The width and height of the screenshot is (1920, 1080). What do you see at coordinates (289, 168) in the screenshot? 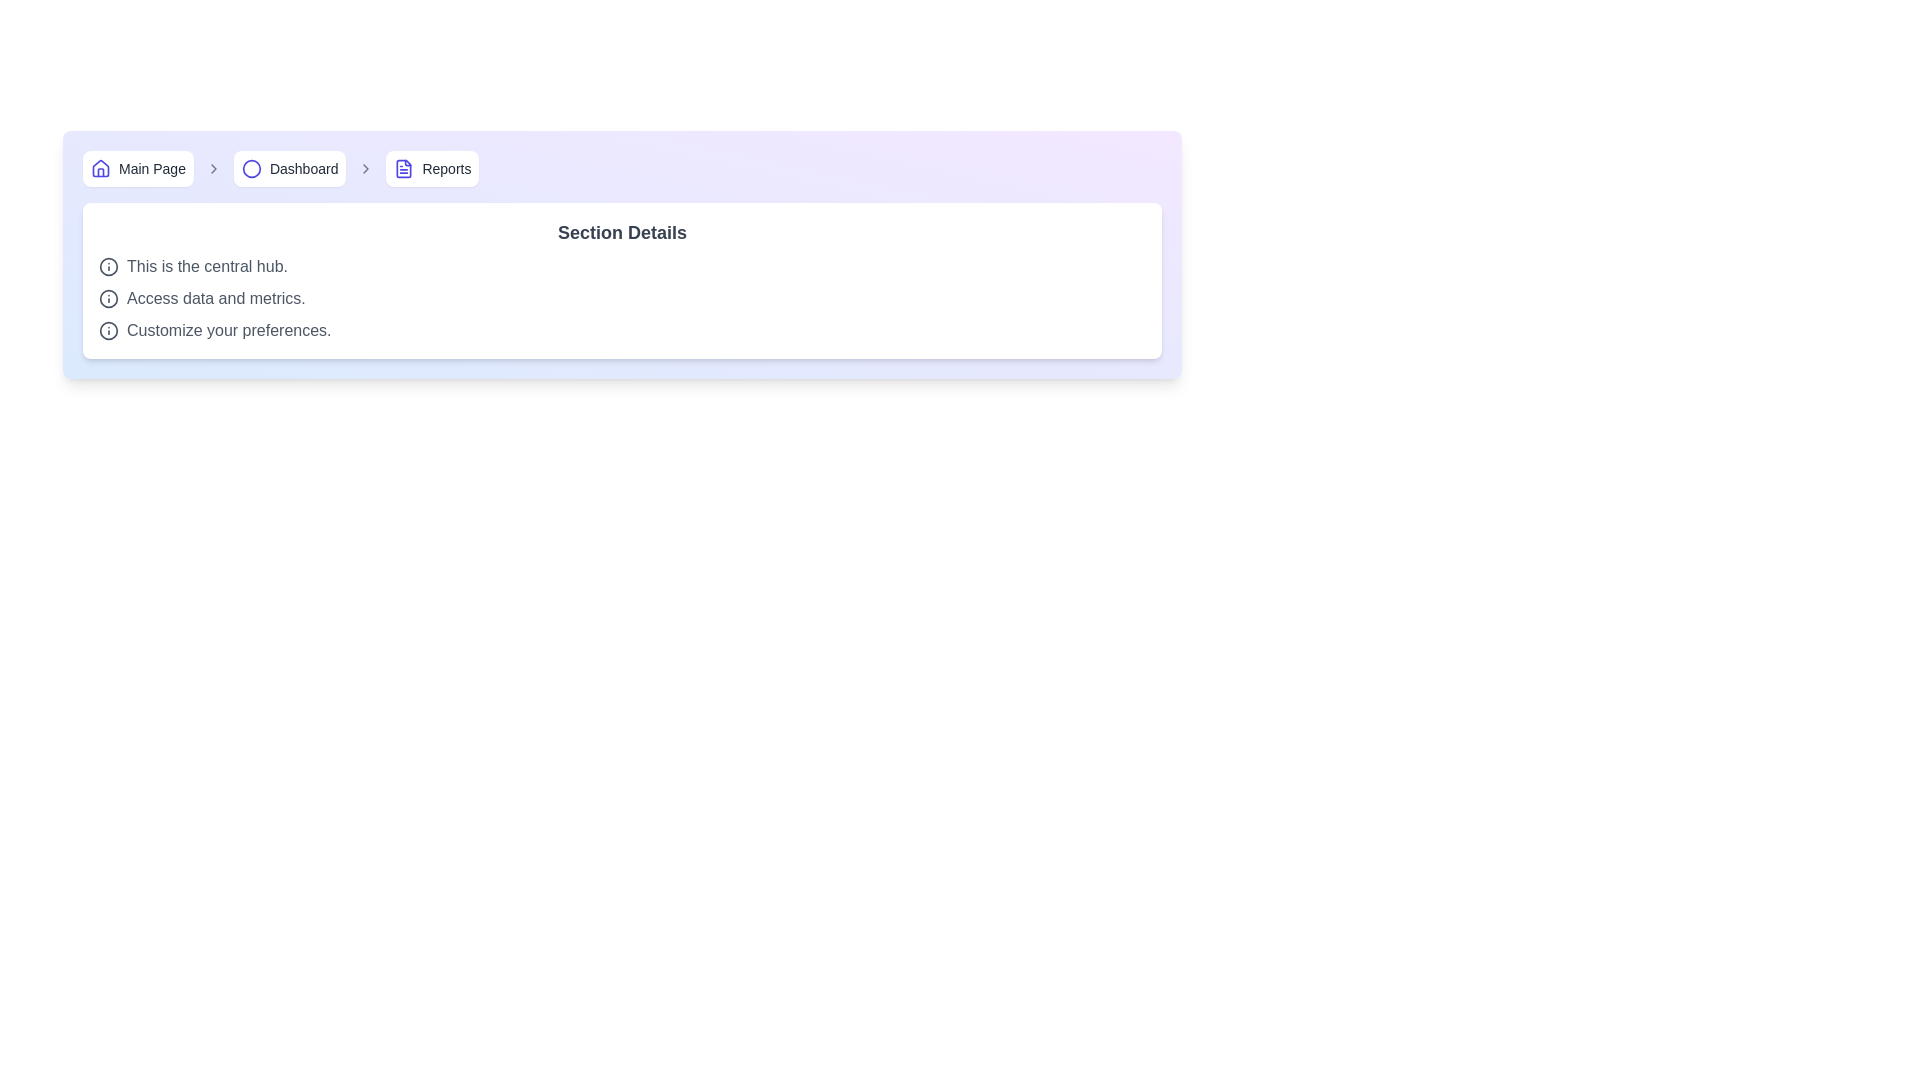
I see `the Dashboard navigation button located in the horizontal navigation bar` at bounding box center [289, 168].